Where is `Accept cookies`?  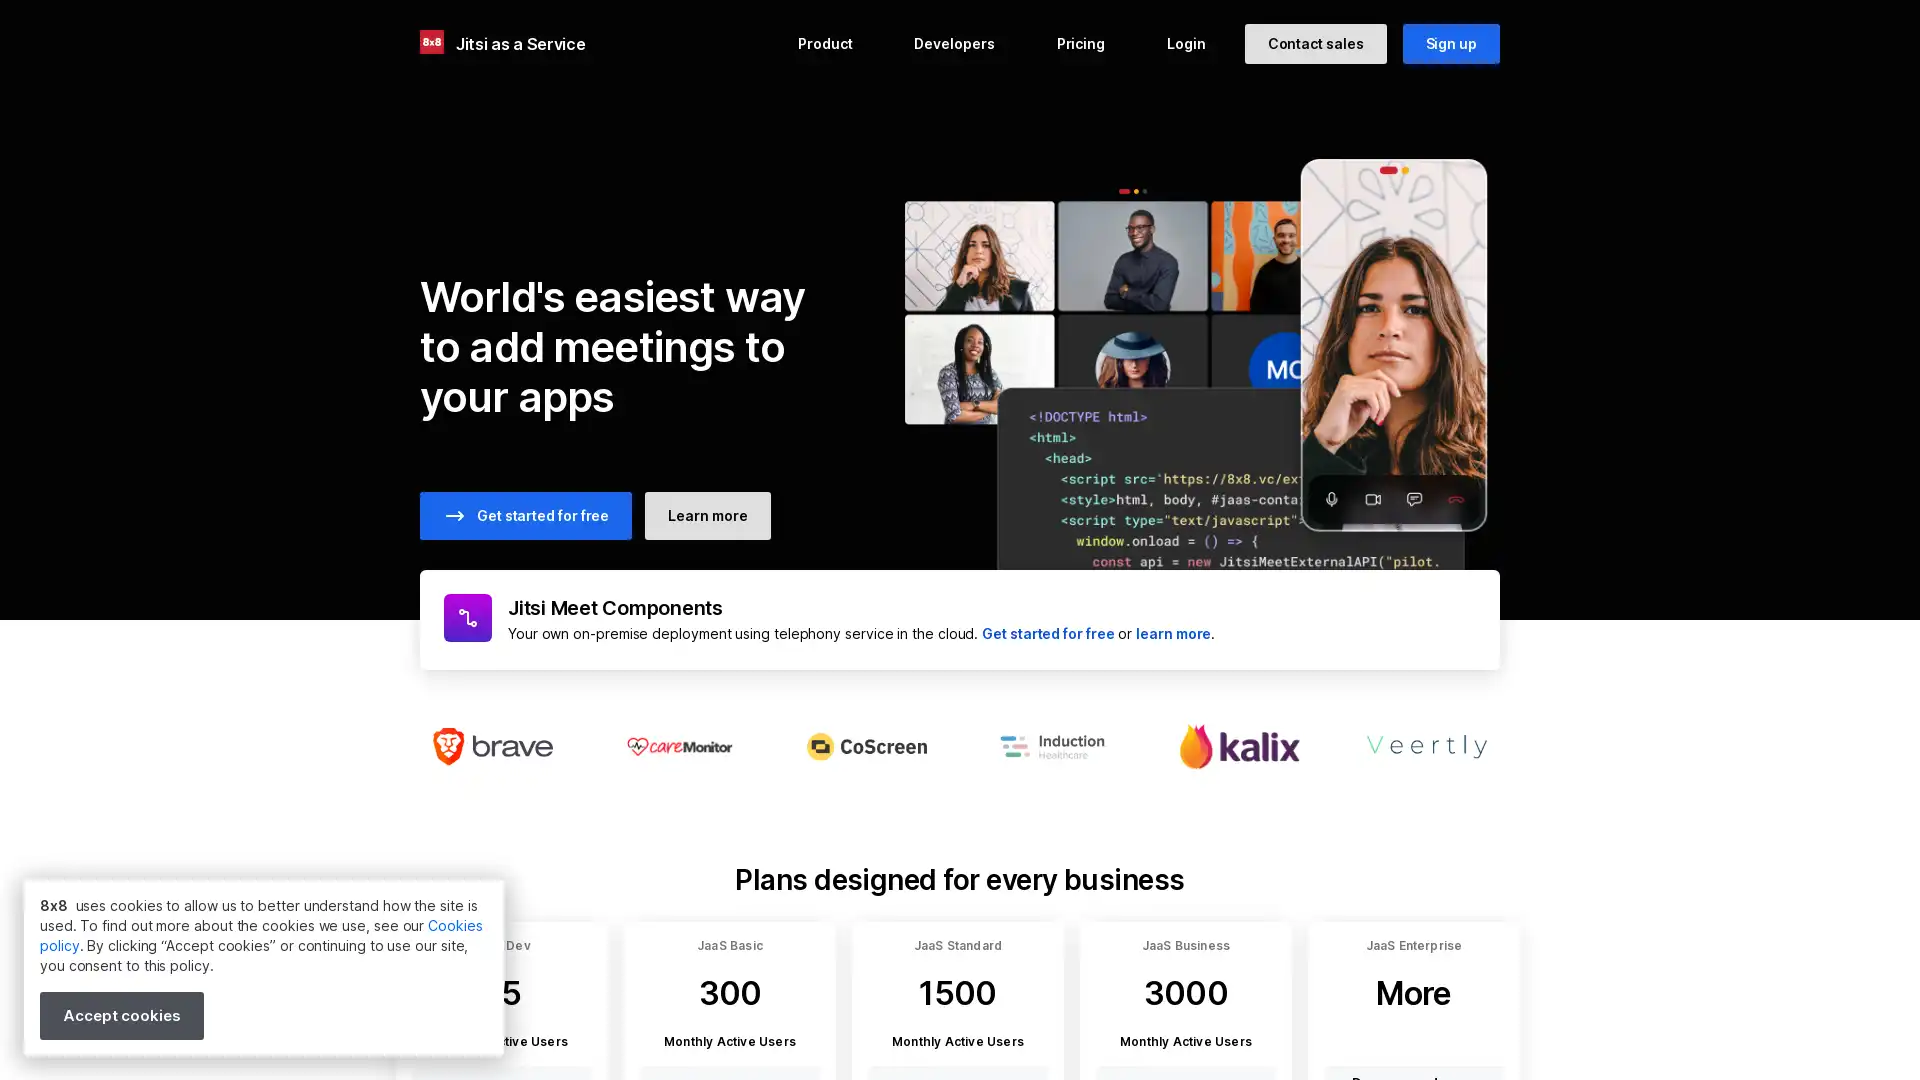
Accept cookies is located at coordinates (120, 1015).